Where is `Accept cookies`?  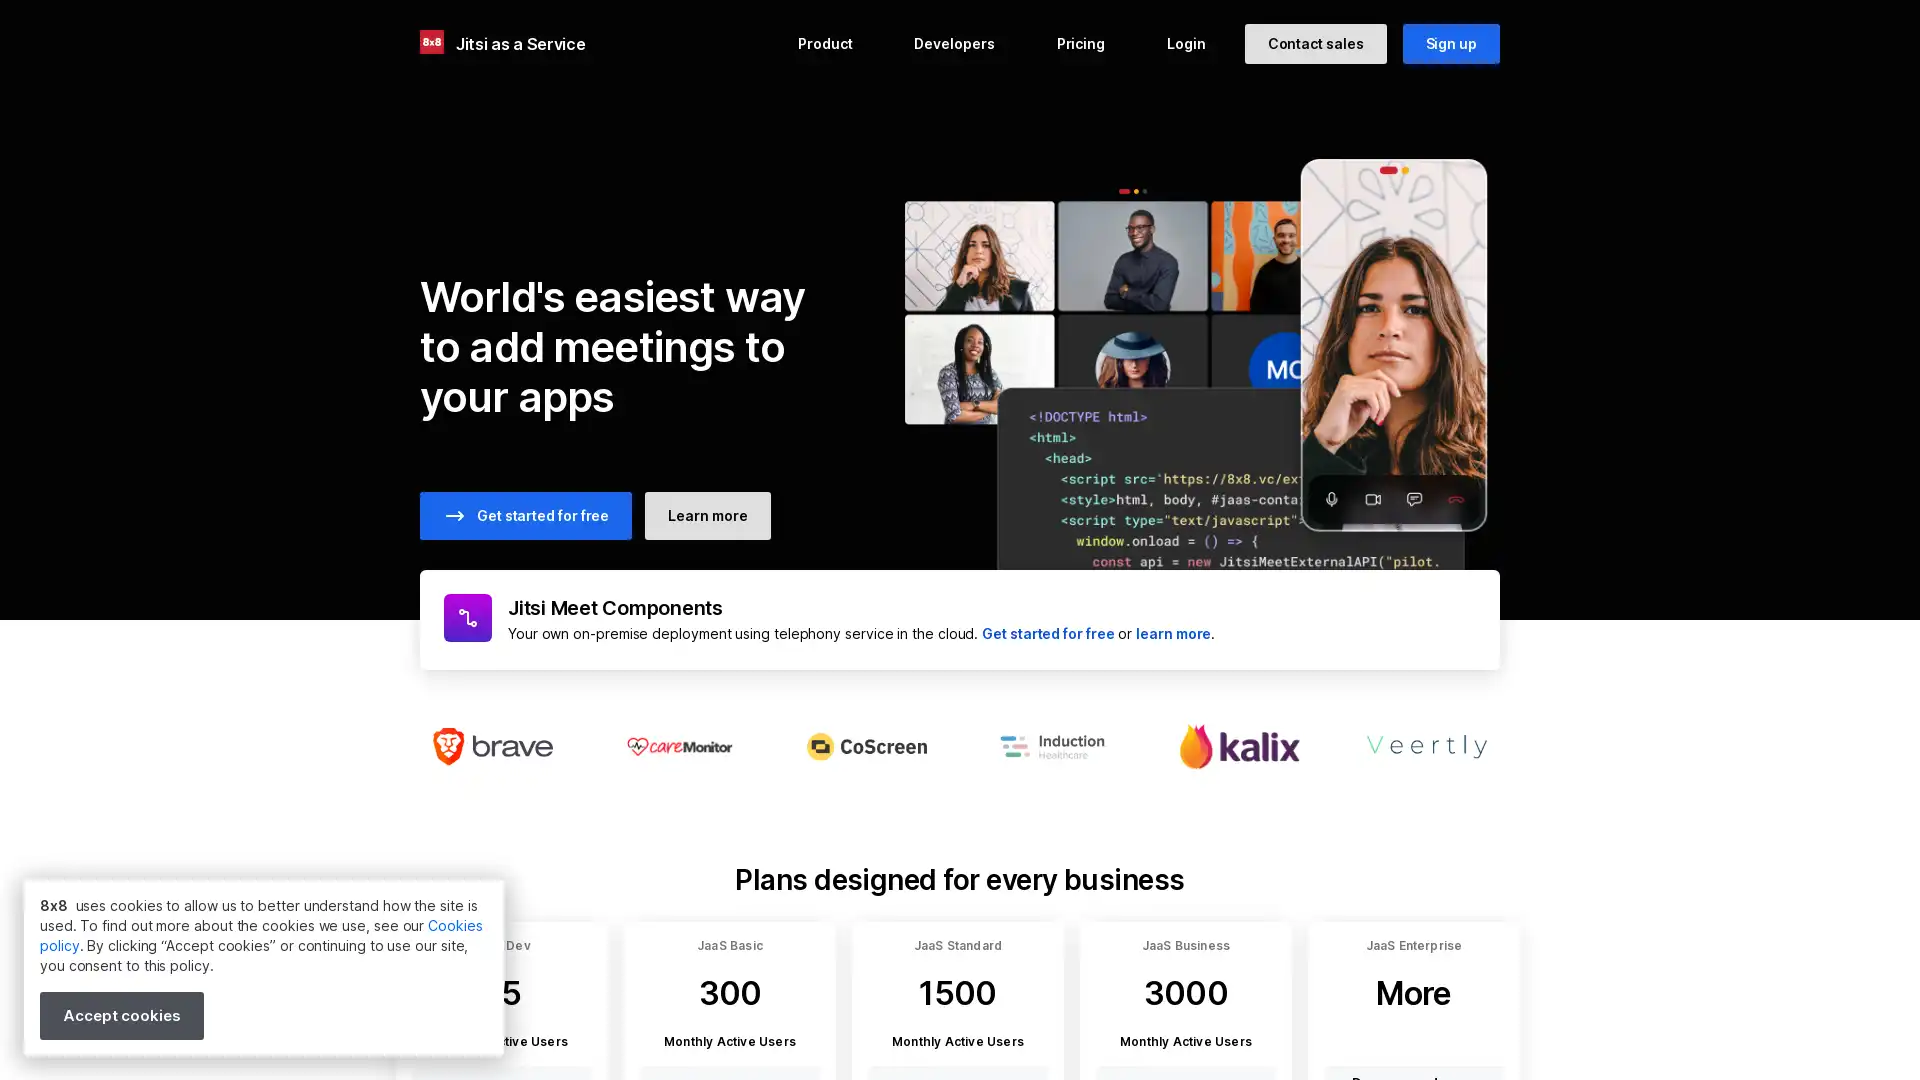
Accept cookies is located at coordinates (120, 1015).